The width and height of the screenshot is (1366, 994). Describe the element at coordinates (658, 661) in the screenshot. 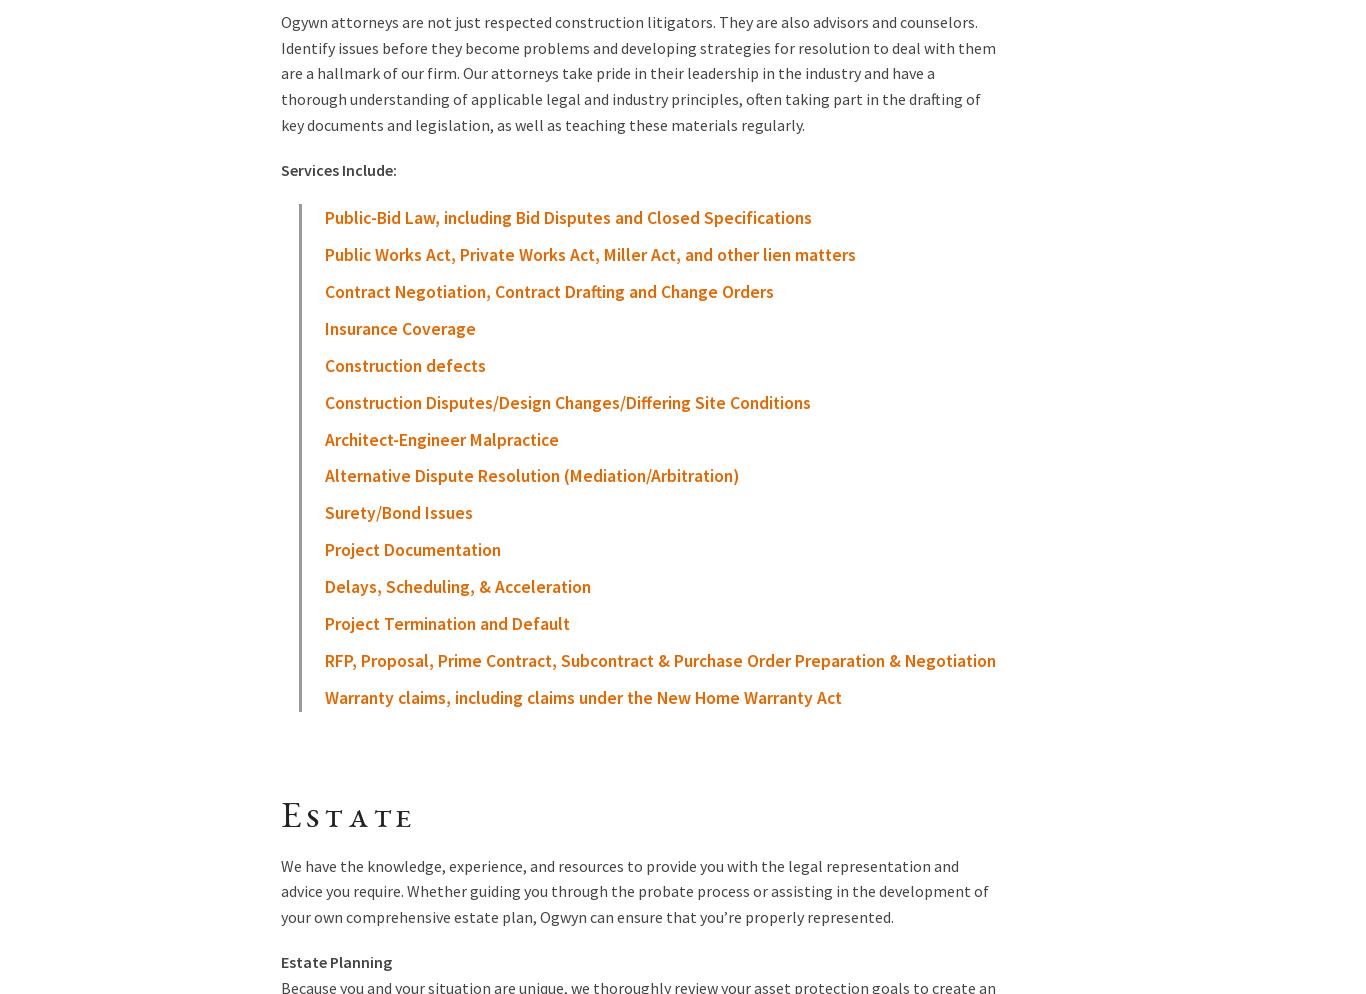

I see `'RFP, Proposal, Prime Contract, Subcontract & Purchase Order Preparation & Negotiation'` at that location.